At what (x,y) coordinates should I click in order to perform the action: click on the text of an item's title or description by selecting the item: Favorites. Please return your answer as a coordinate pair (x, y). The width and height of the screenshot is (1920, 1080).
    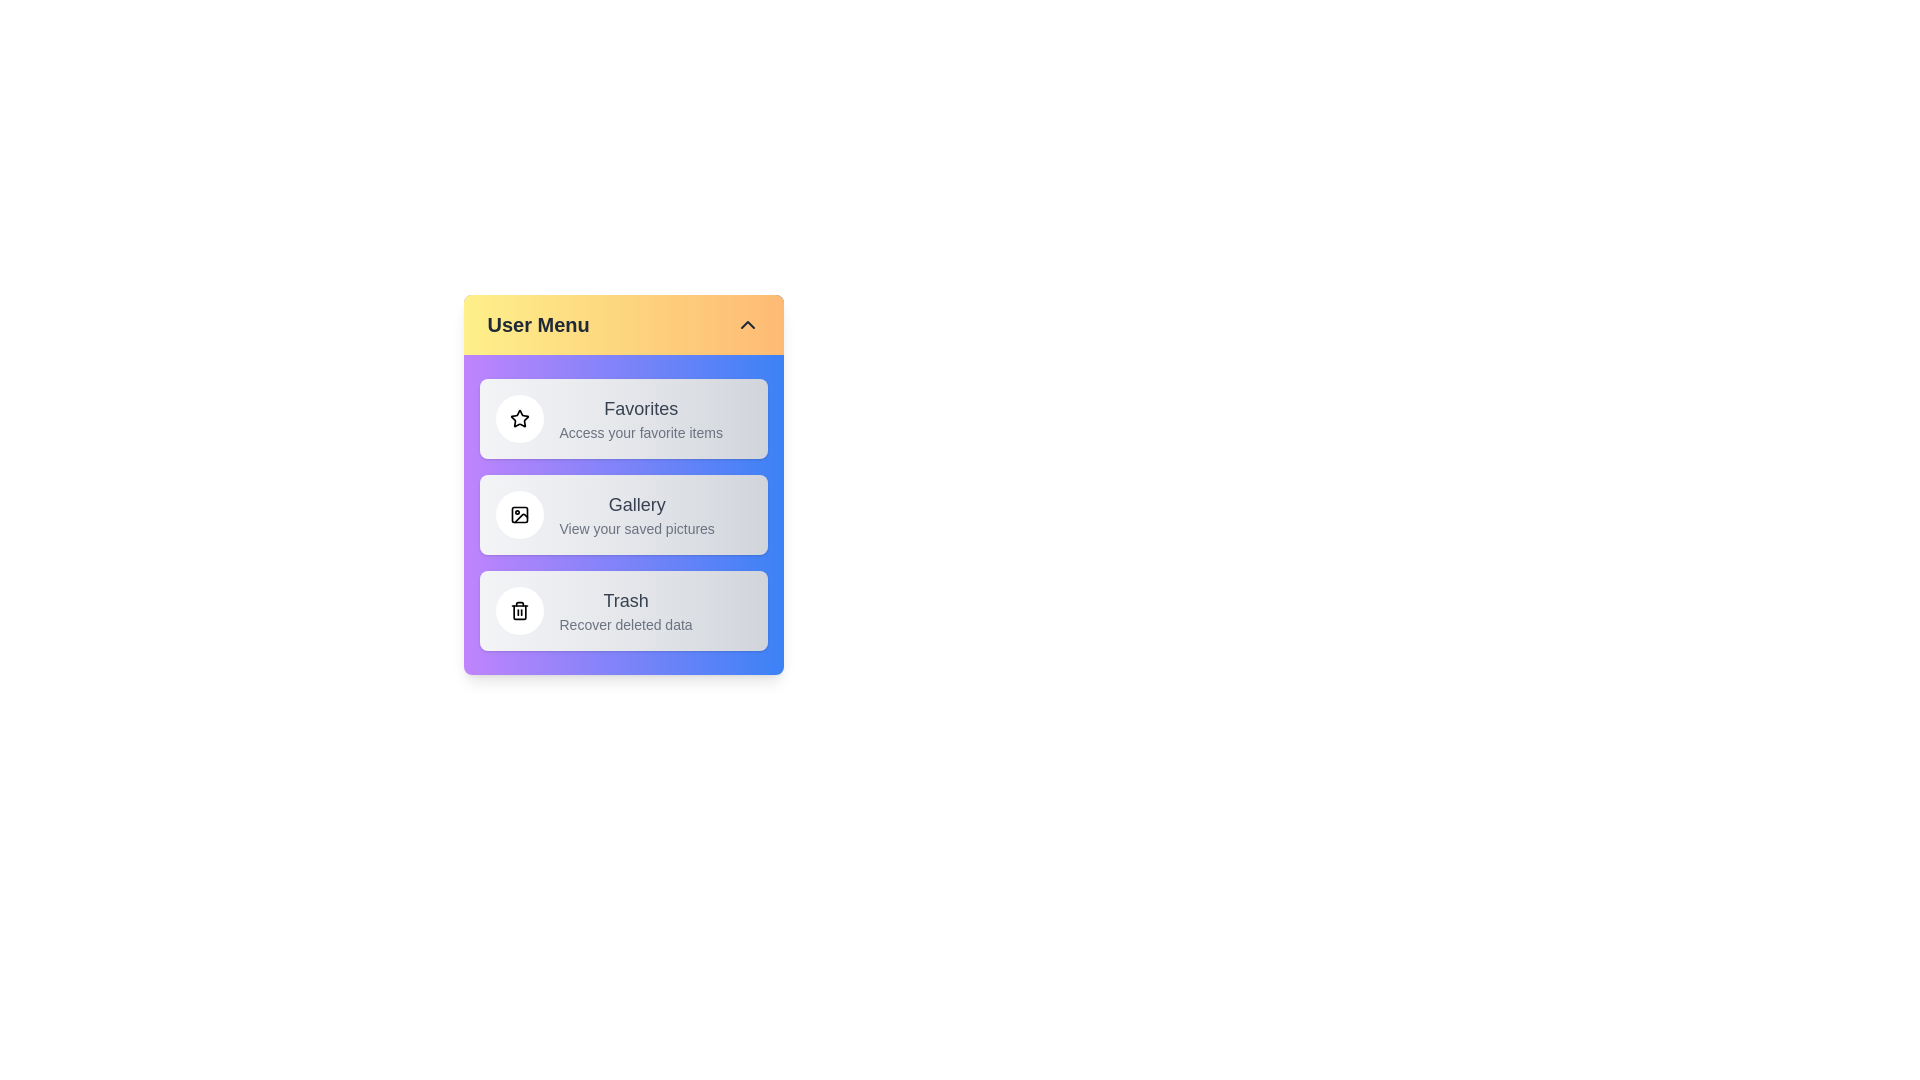
    Looking at the image, I should click on (622, 418).